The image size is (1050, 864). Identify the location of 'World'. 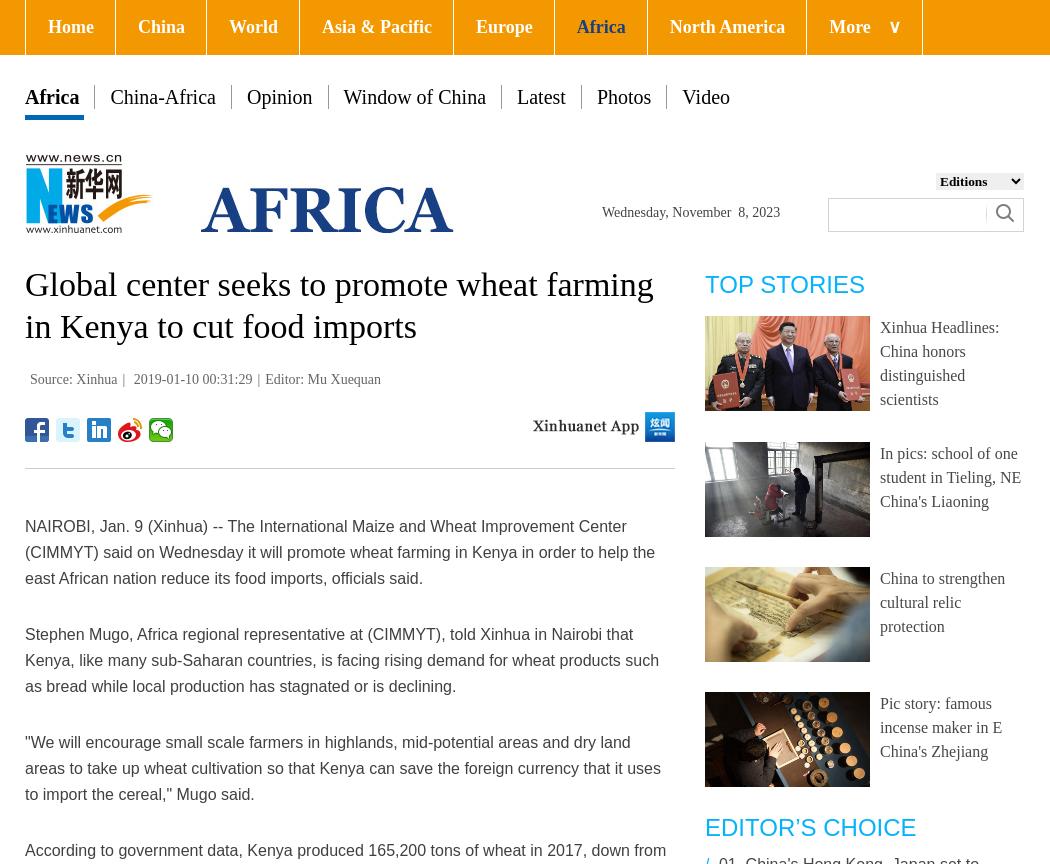
(253, 26).